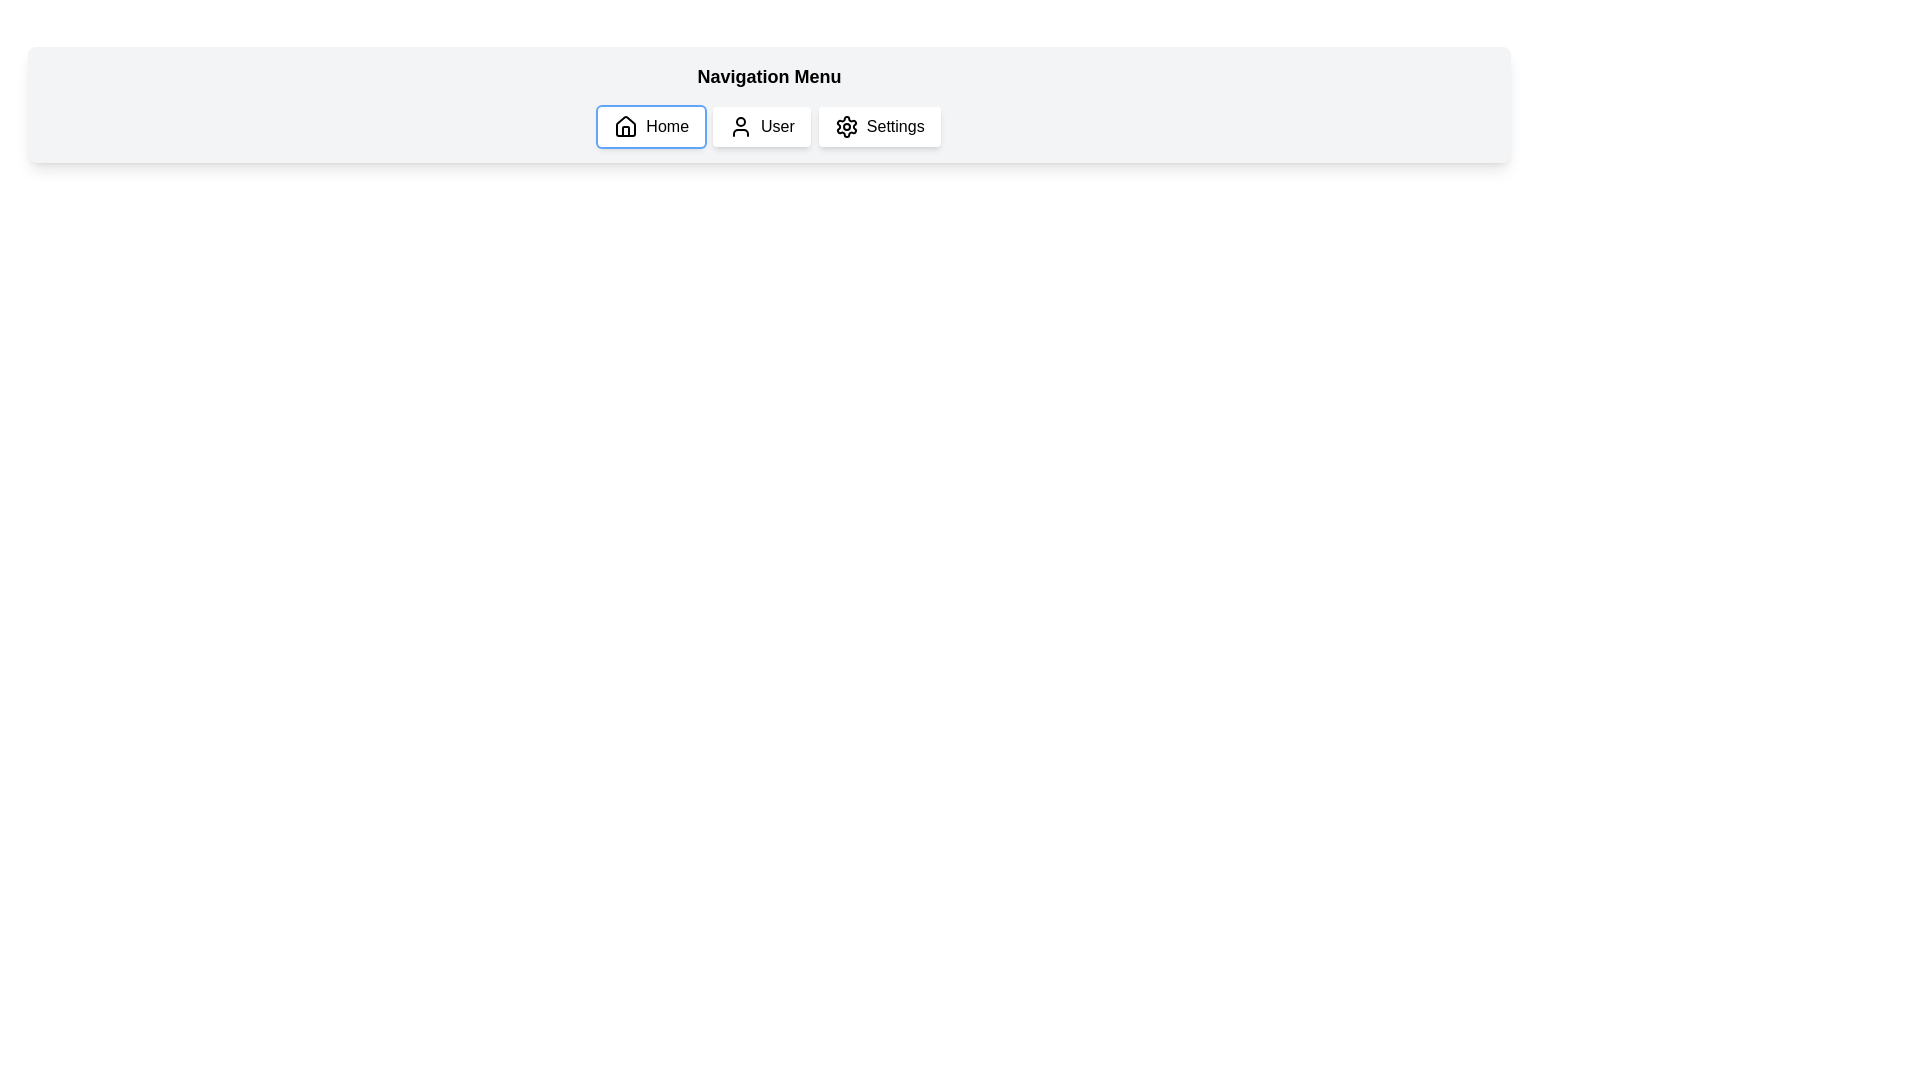 This screenshot has height=1080, width=1920. Describe the element at coordinates (740, 127) in the screenshot. I see `the user icon in the navigation menu` at that location.